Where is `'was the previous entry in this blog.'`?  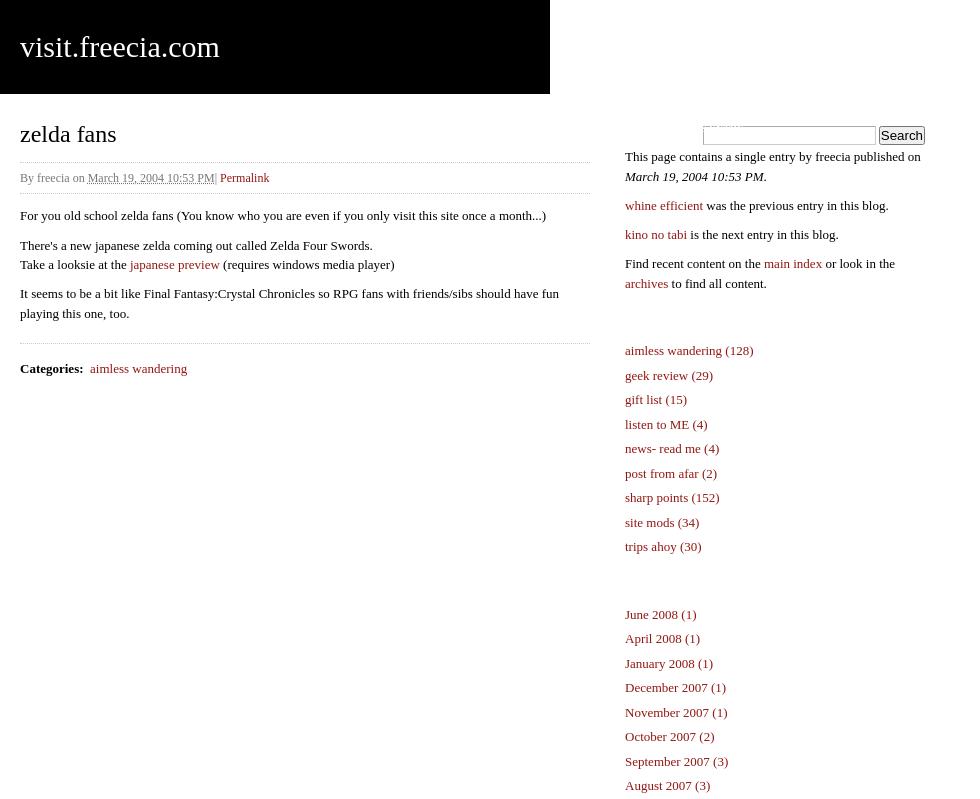
'was the previous entry in this blog.' is located at coordinates (795, 204).